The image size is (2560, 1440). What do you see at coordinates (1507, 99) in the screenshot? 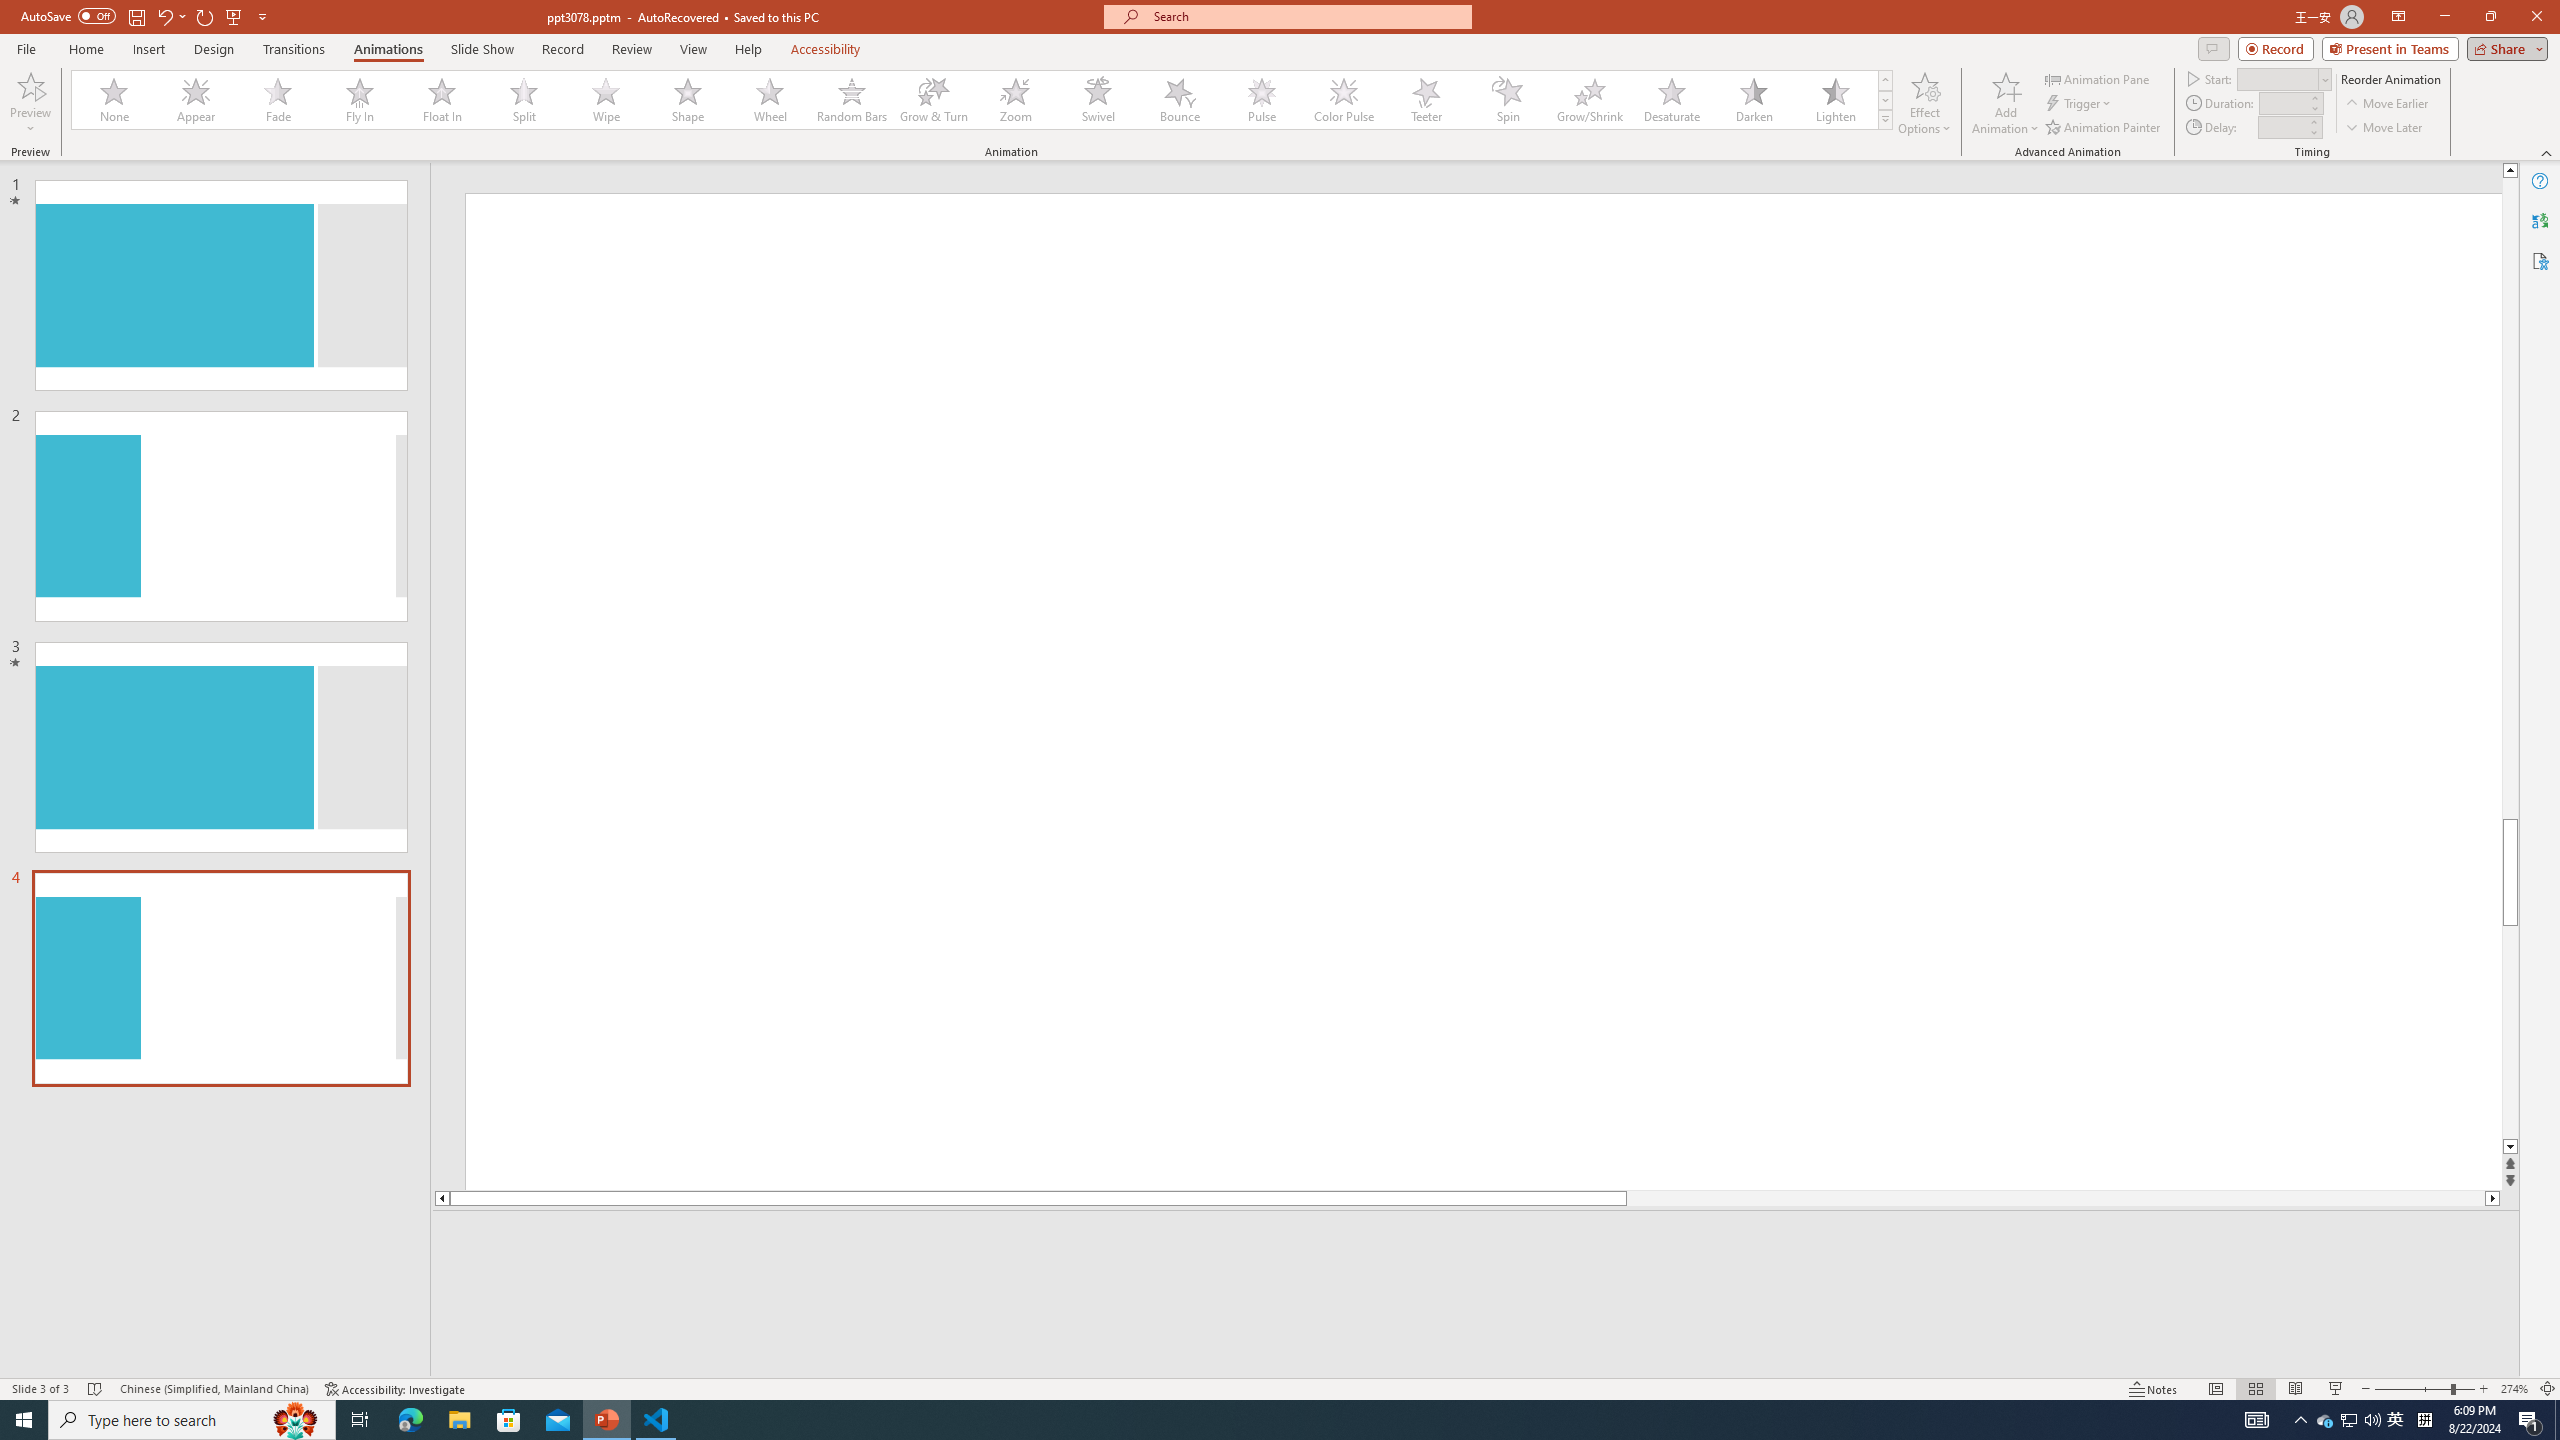
I see `'Spin'` at bounding box center [1507, 99].